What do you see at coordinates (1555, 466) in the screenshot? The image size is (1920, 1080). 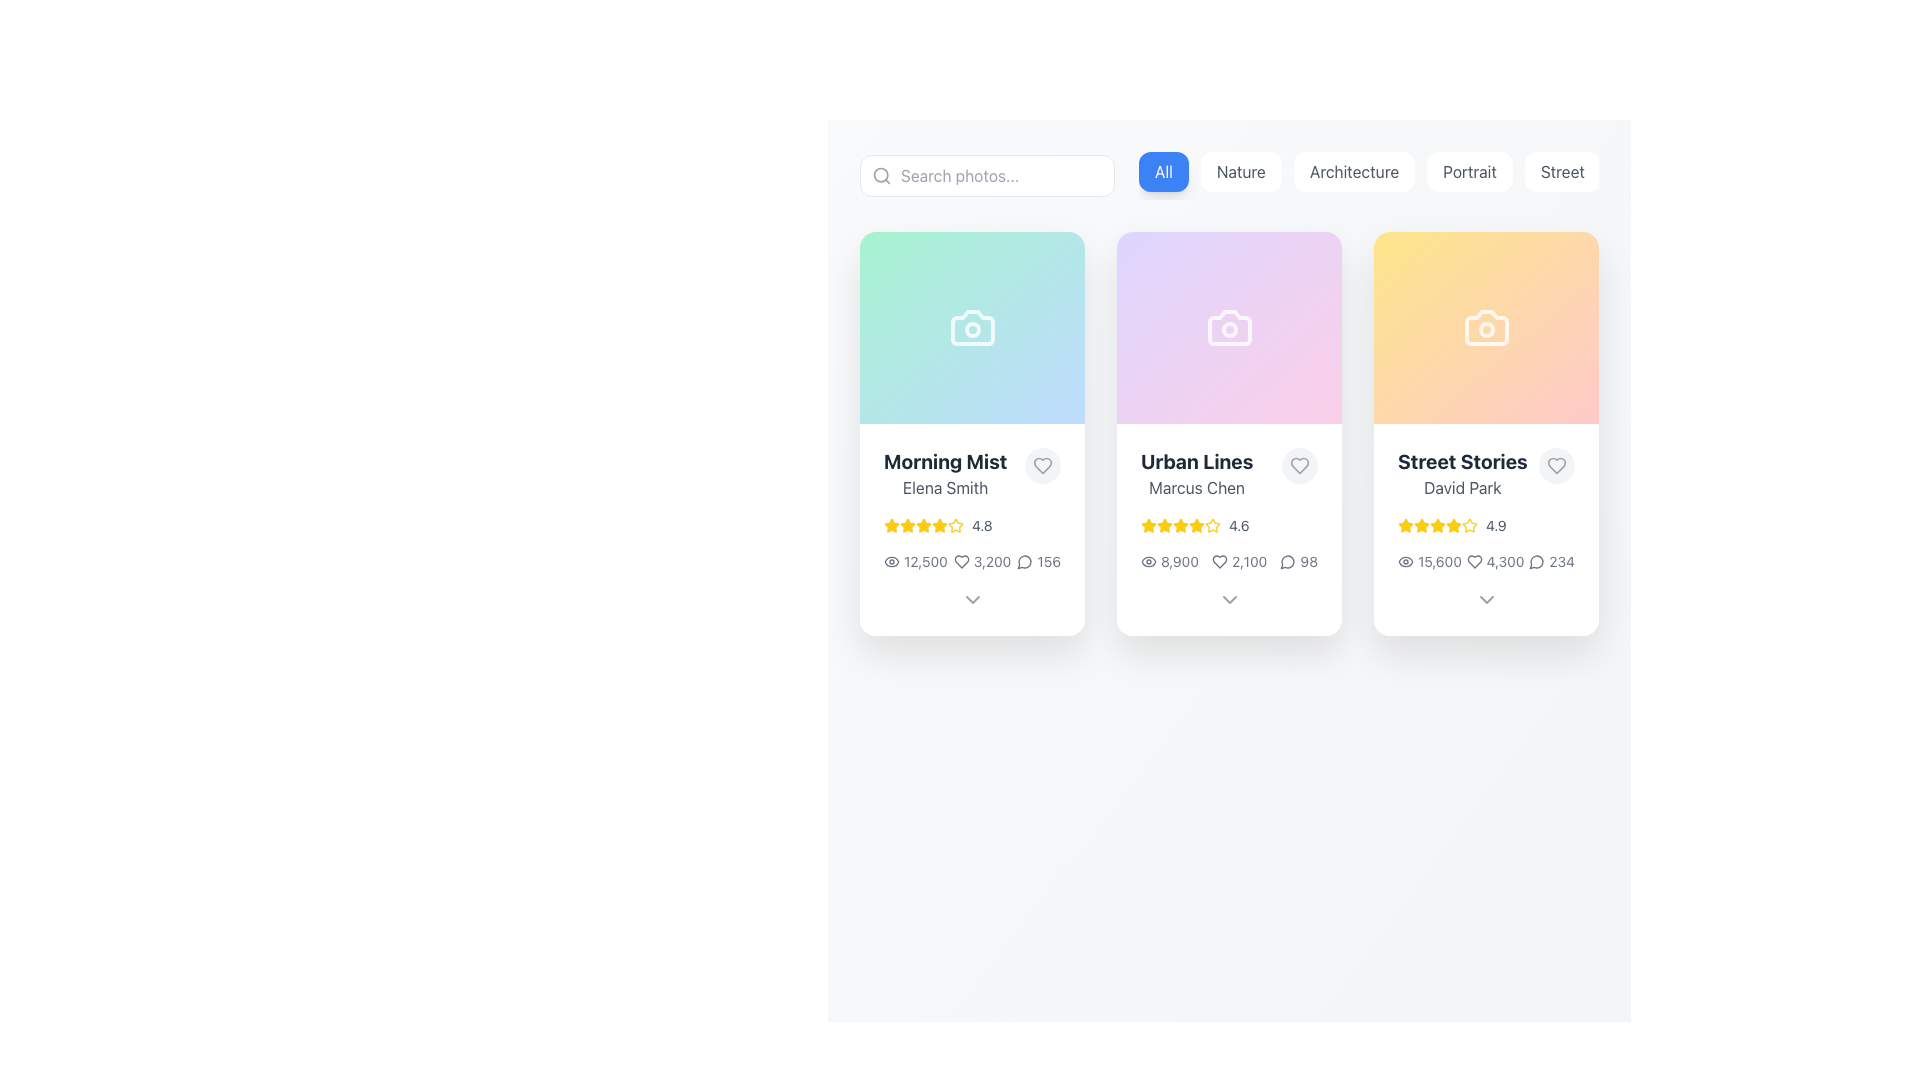 I see `the interactive circular button with a heart icon located at the top-right corner of the 'Street Stories' card by 'David Park'` at bounding box center [1555, 466].